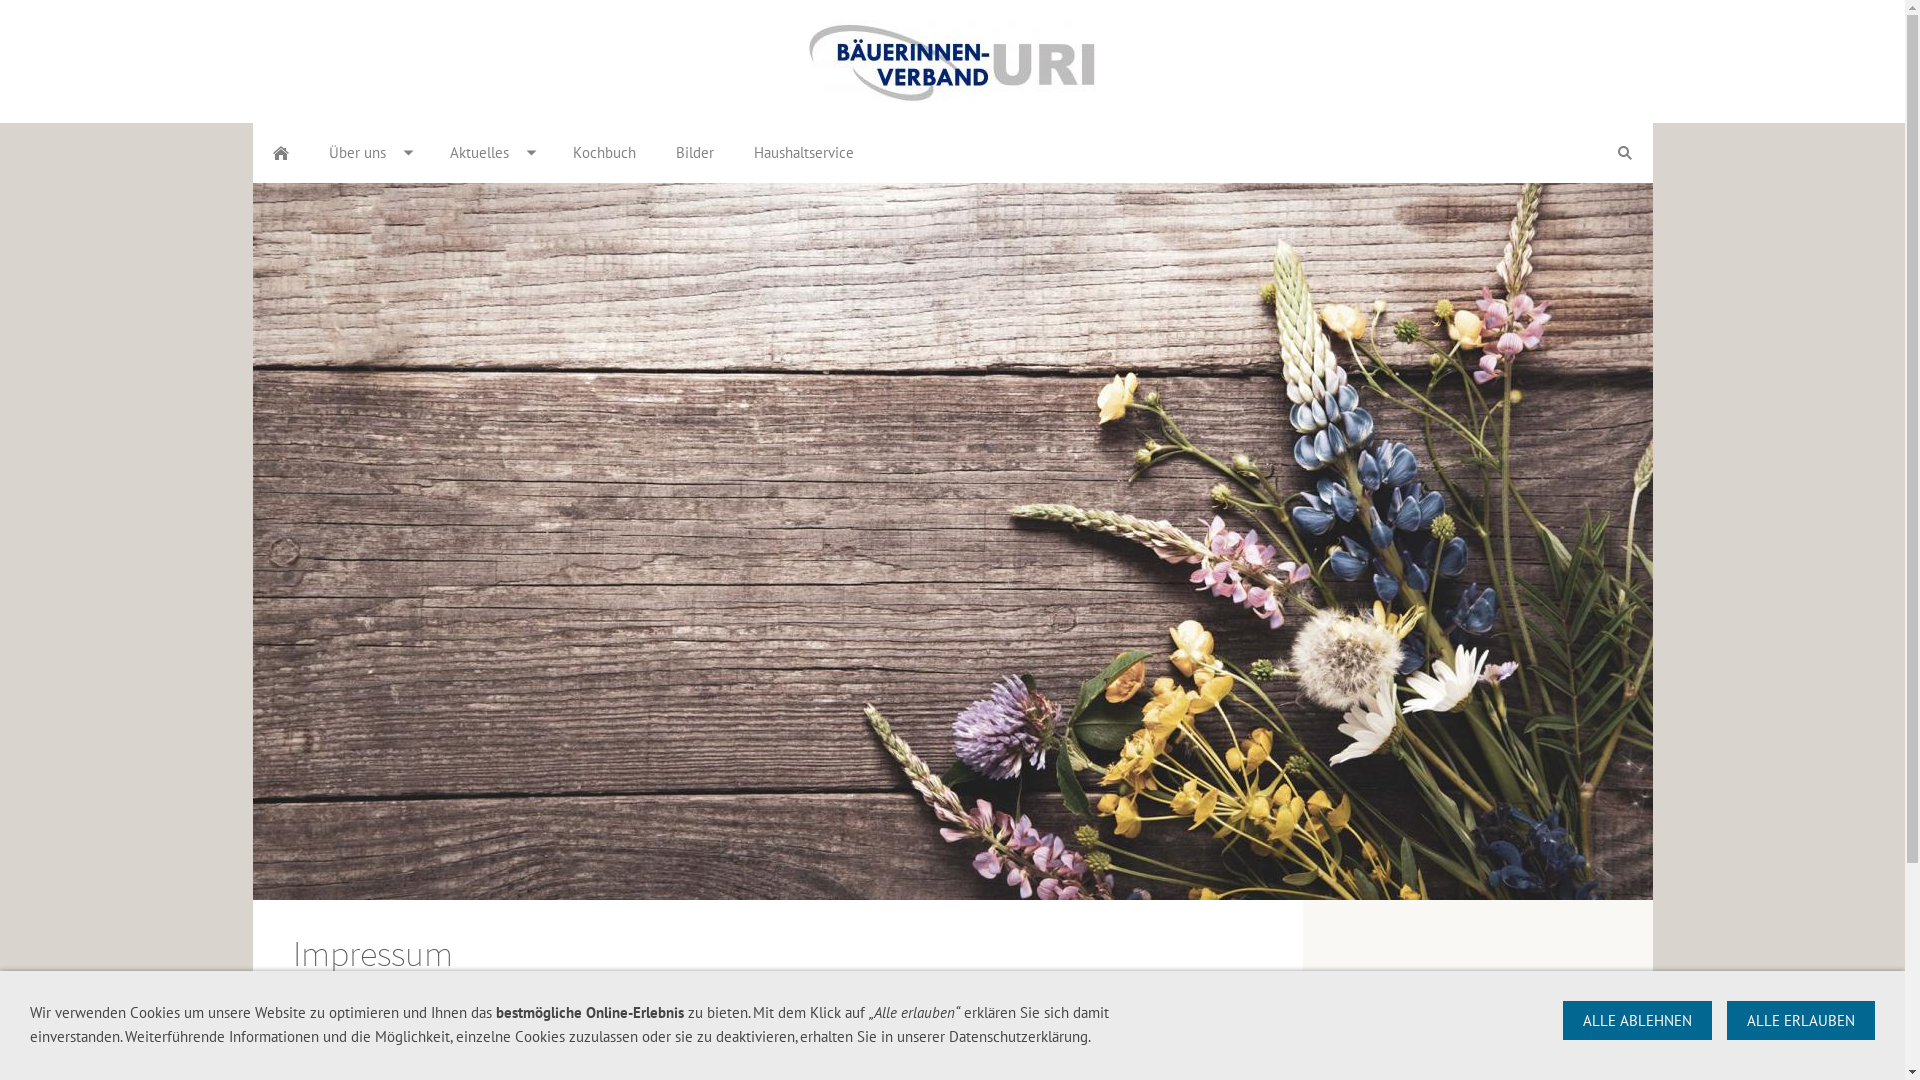 Image resolution: width=1920 pixels, height=1080 pixels. What do you see at coordinates (1800, 1020) in the screenshot?
I see `'ALLE ERLAUBEN'` at bounding box center [1800, 1020].